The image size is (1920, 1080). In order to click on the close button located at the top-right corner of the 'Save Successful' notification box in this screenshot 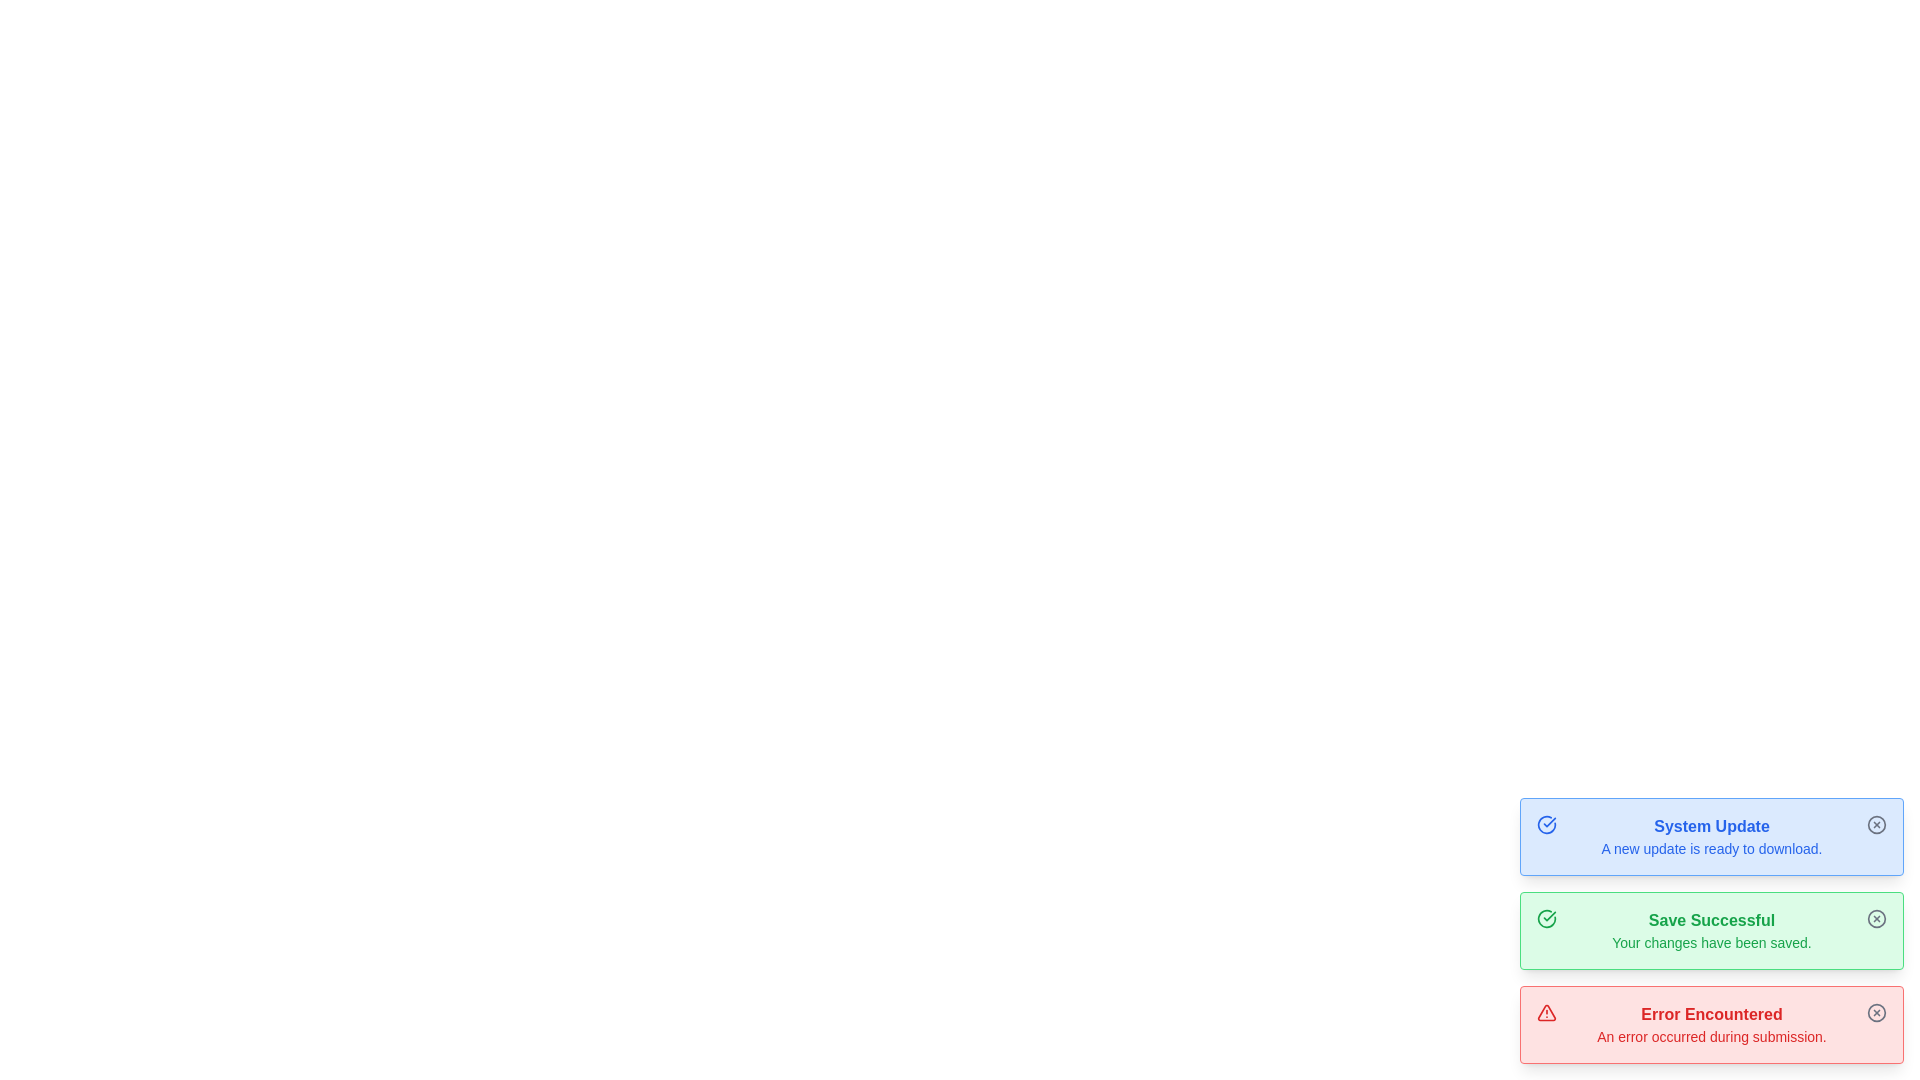, I will do `click(1875, 918)`.